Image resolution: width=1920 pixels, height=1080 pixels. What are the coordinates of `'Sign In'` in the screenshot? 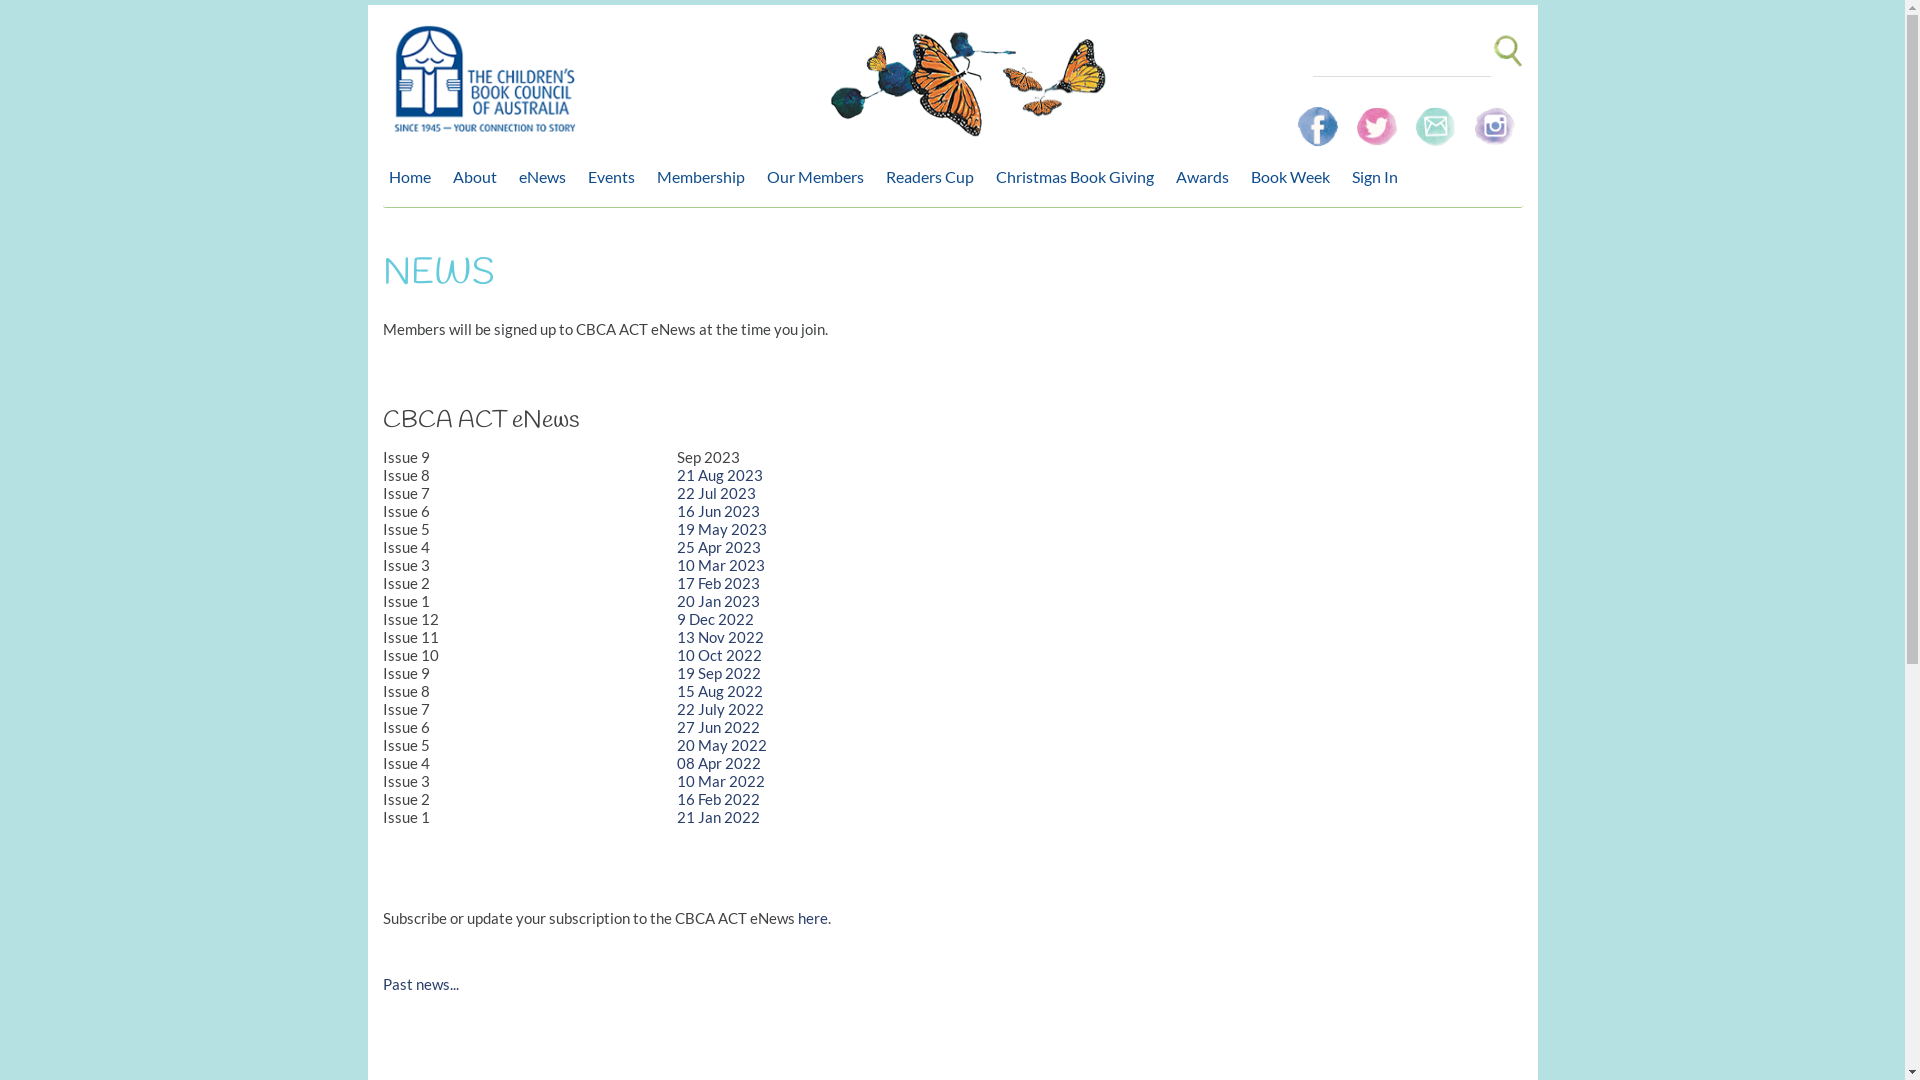 It's located at (1379, 176).